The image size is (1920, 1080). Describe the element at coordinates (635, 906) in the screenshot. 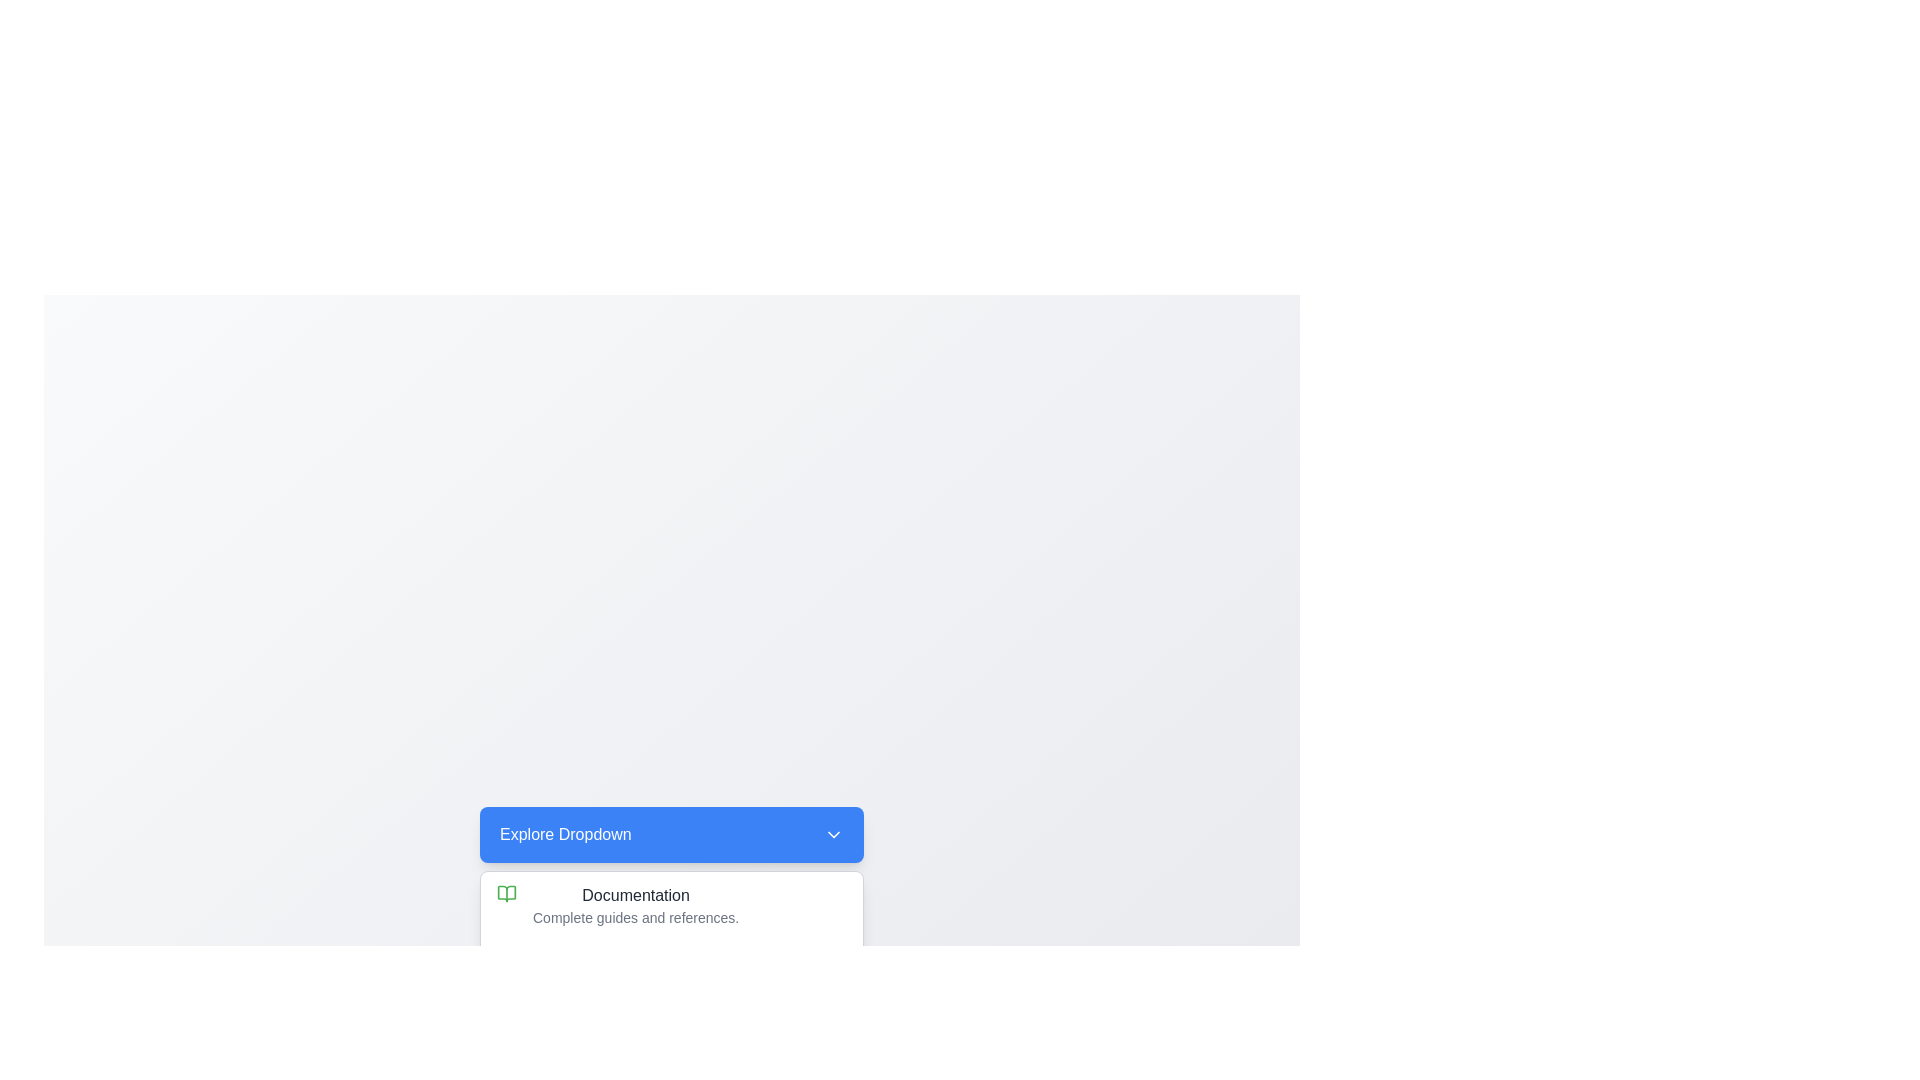

I see `the 'Documentation' text label located mid-bottom in the dropdown menu, just after the open book icon` at that location.